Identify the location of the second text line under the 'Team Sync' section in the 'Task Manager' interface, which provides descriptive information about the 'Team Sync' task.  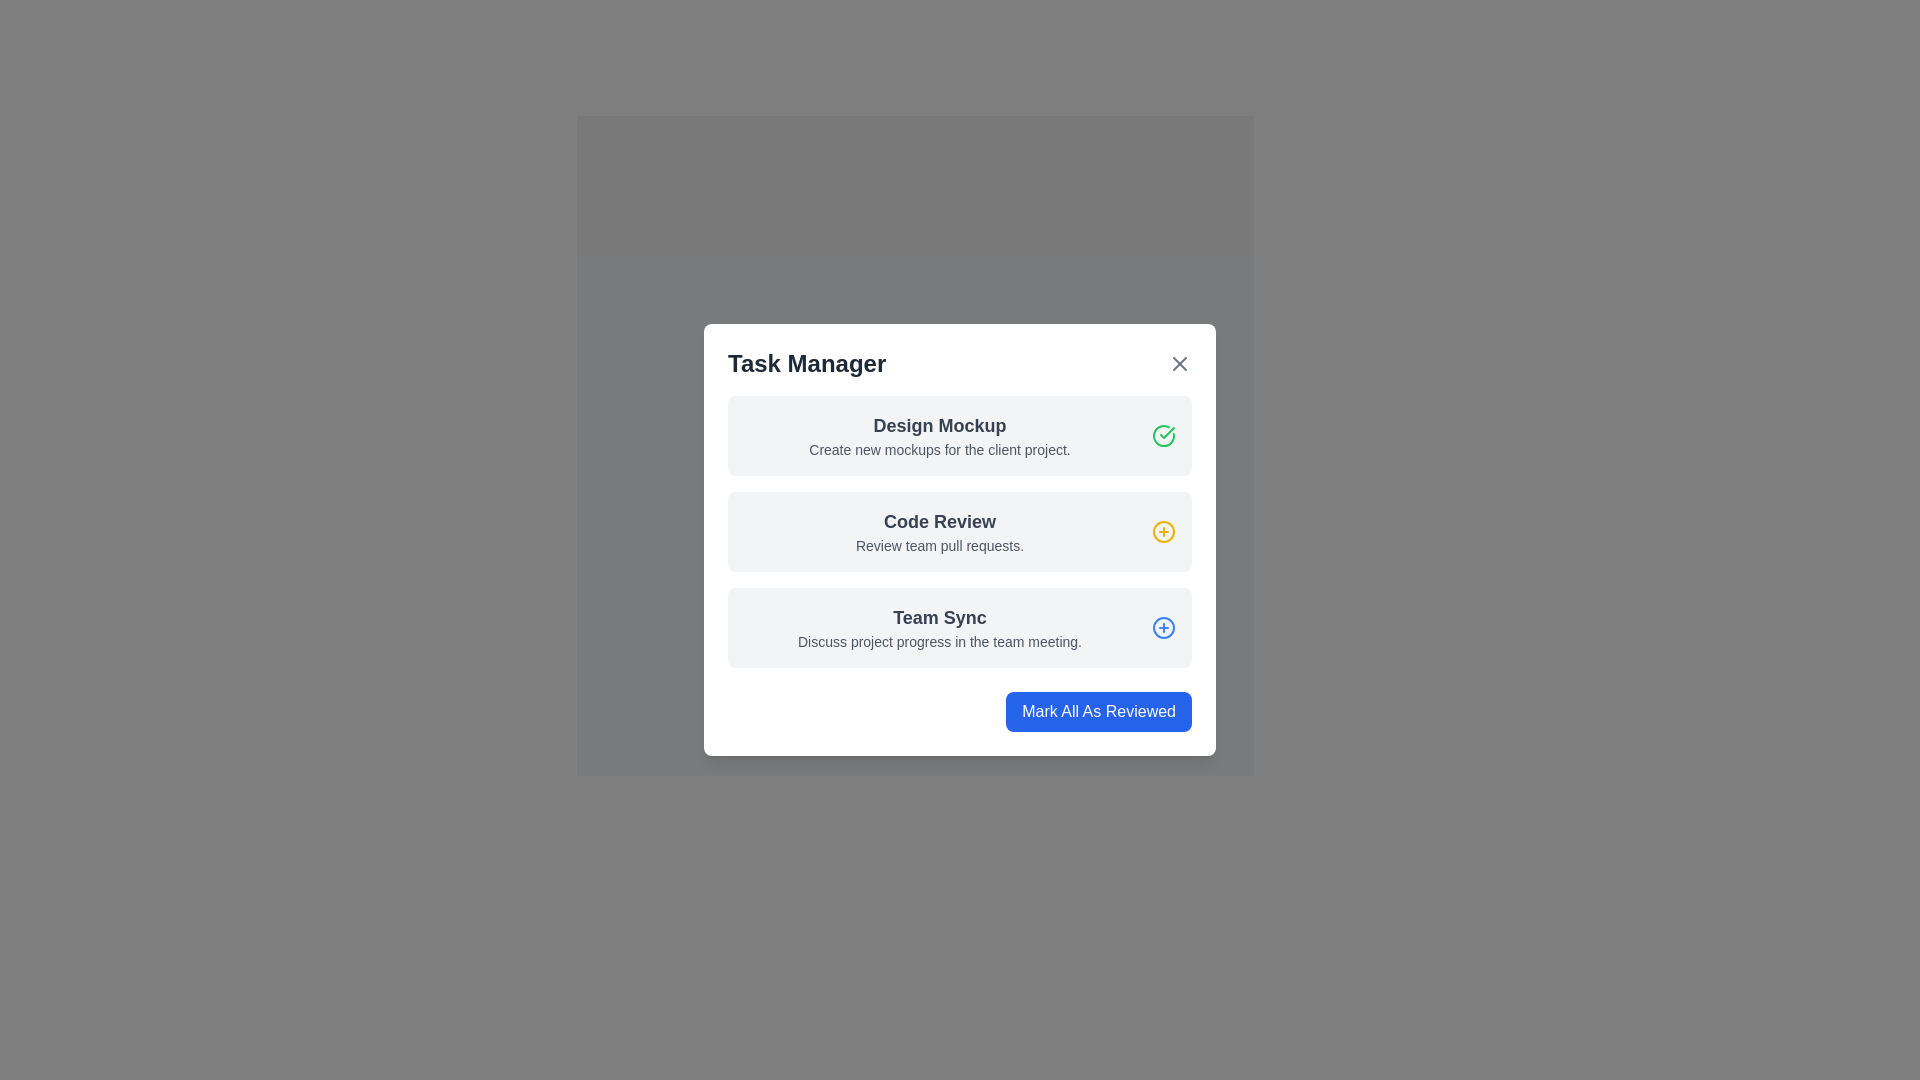
(939, 641).